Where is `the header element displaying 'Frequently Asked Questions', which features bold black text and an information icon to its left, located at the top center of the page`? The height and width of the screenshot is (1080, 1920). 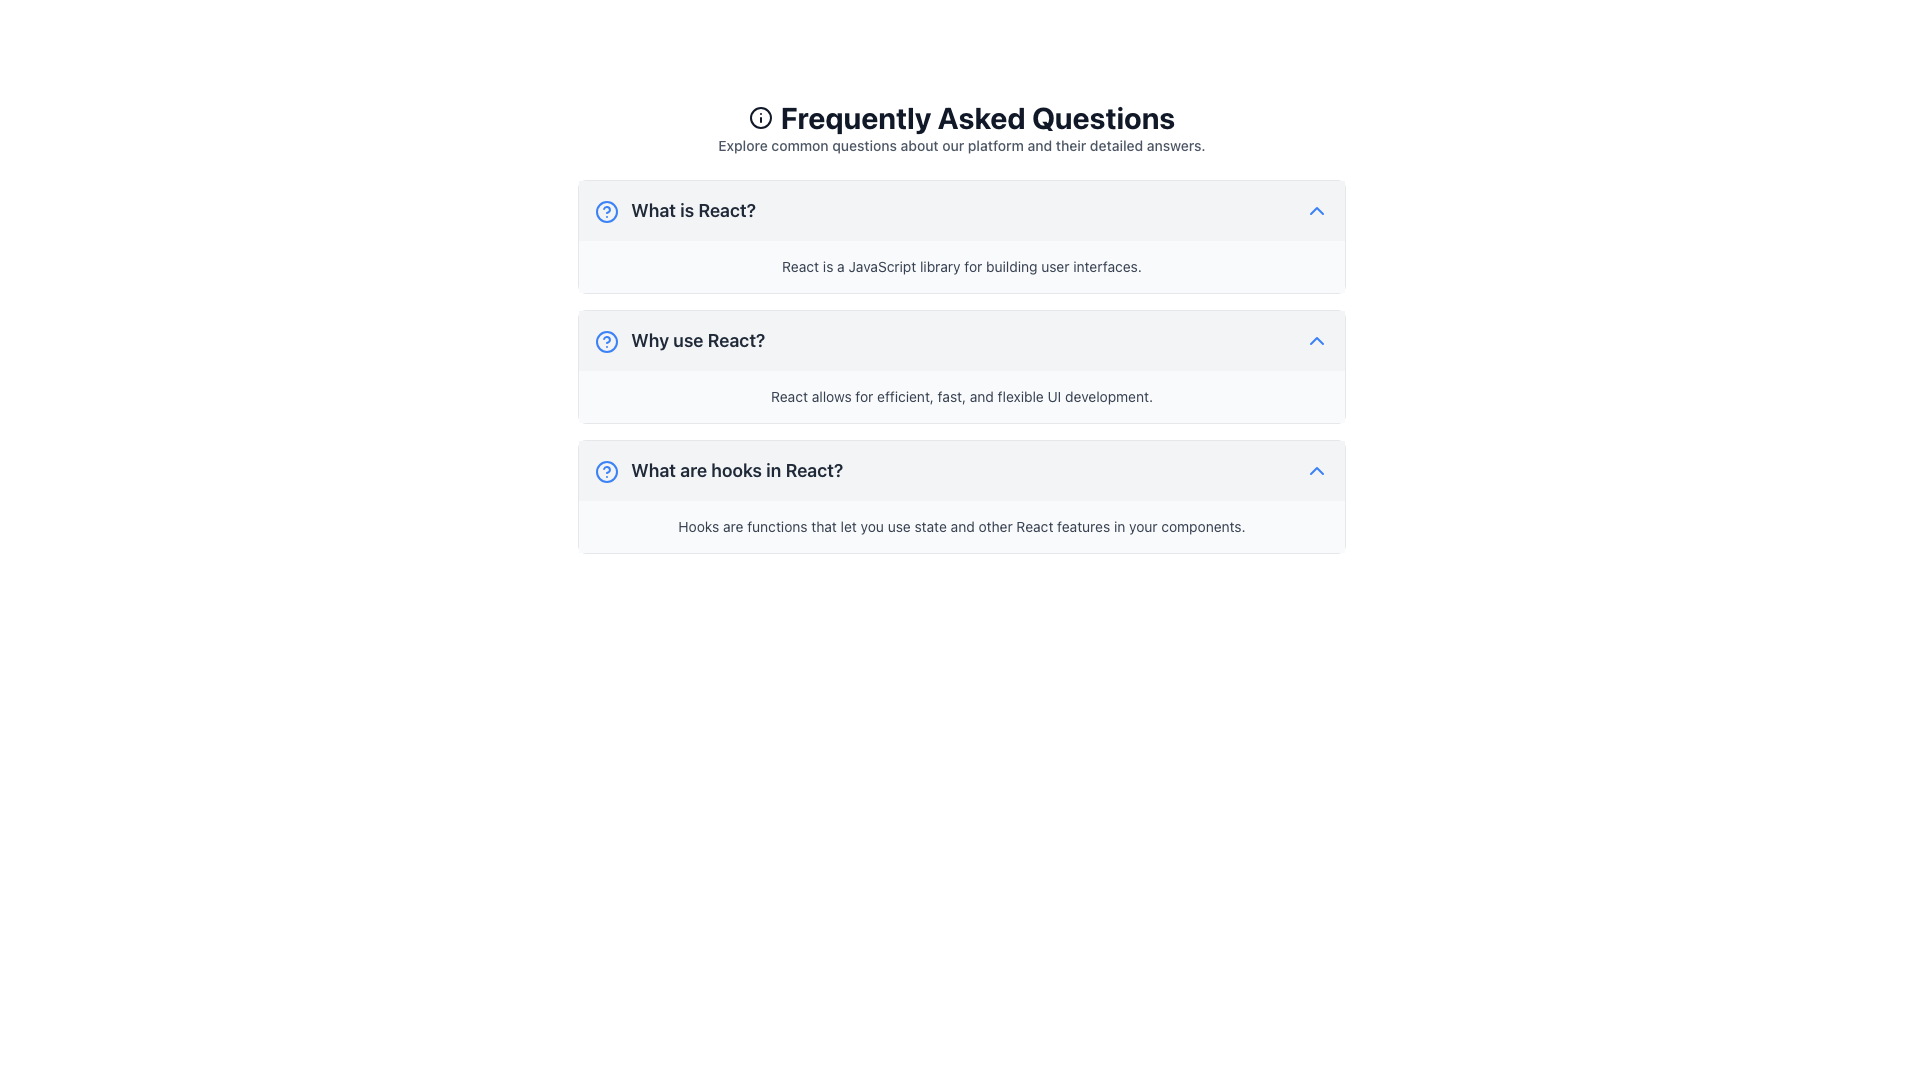 the header element displaying 'Frequently Asked Questions', which features bold black text and an information icon to its left, located at the top center of the page is located at coordinates (961, 118).